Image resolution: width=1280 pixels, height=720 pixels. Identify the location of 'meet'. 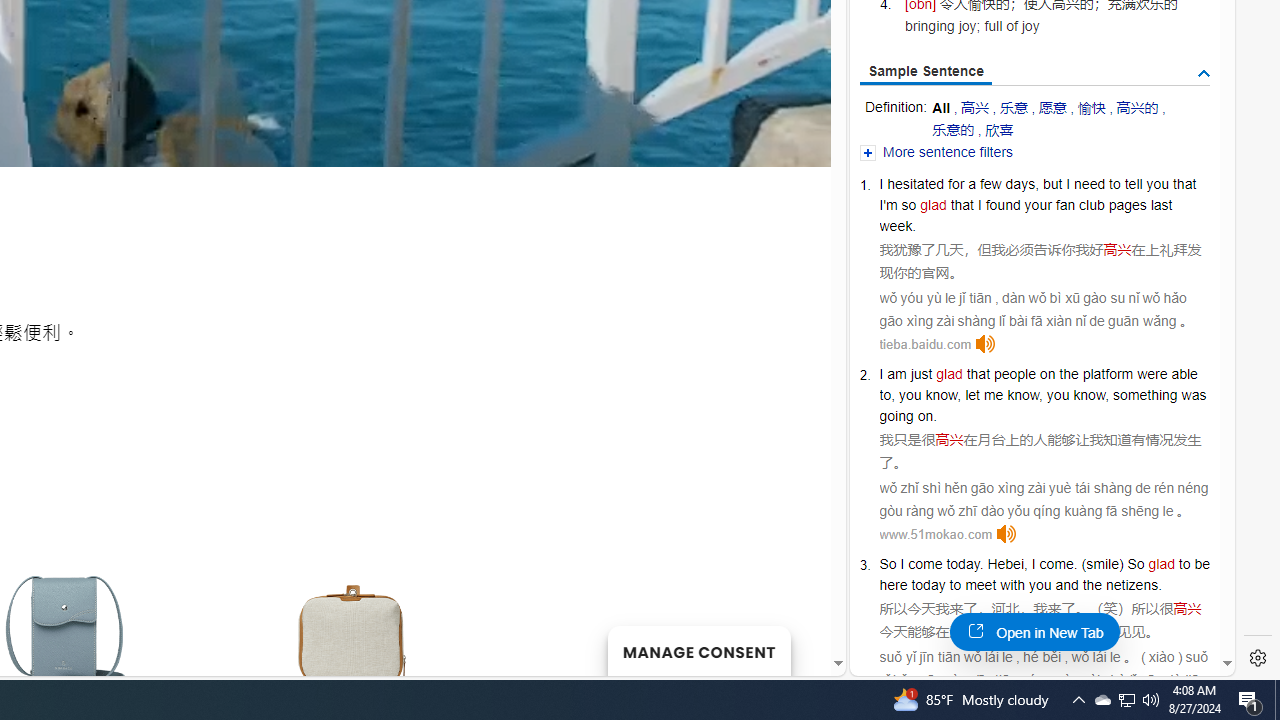
(981, 585).